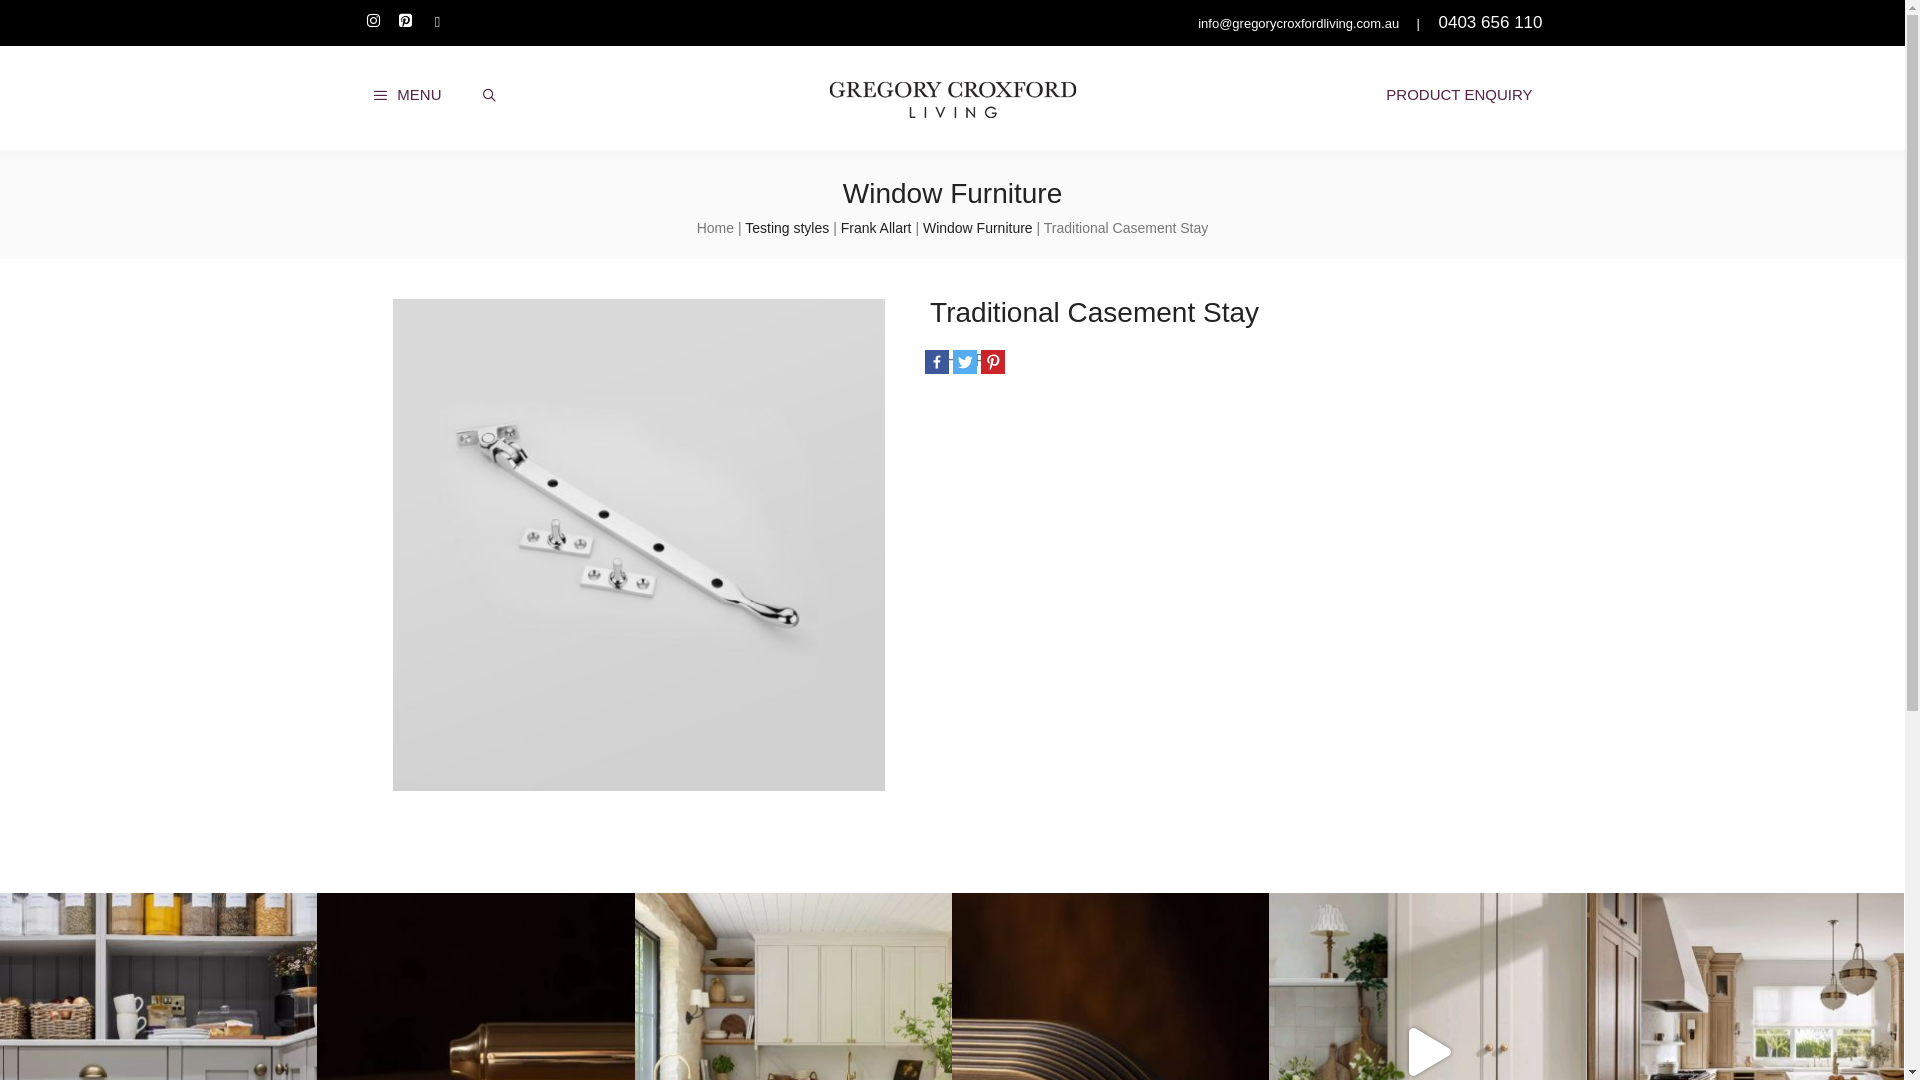 This screenshot has height=1080, width=1920. I want to click on '0403 656 110', so click(1489, 22).